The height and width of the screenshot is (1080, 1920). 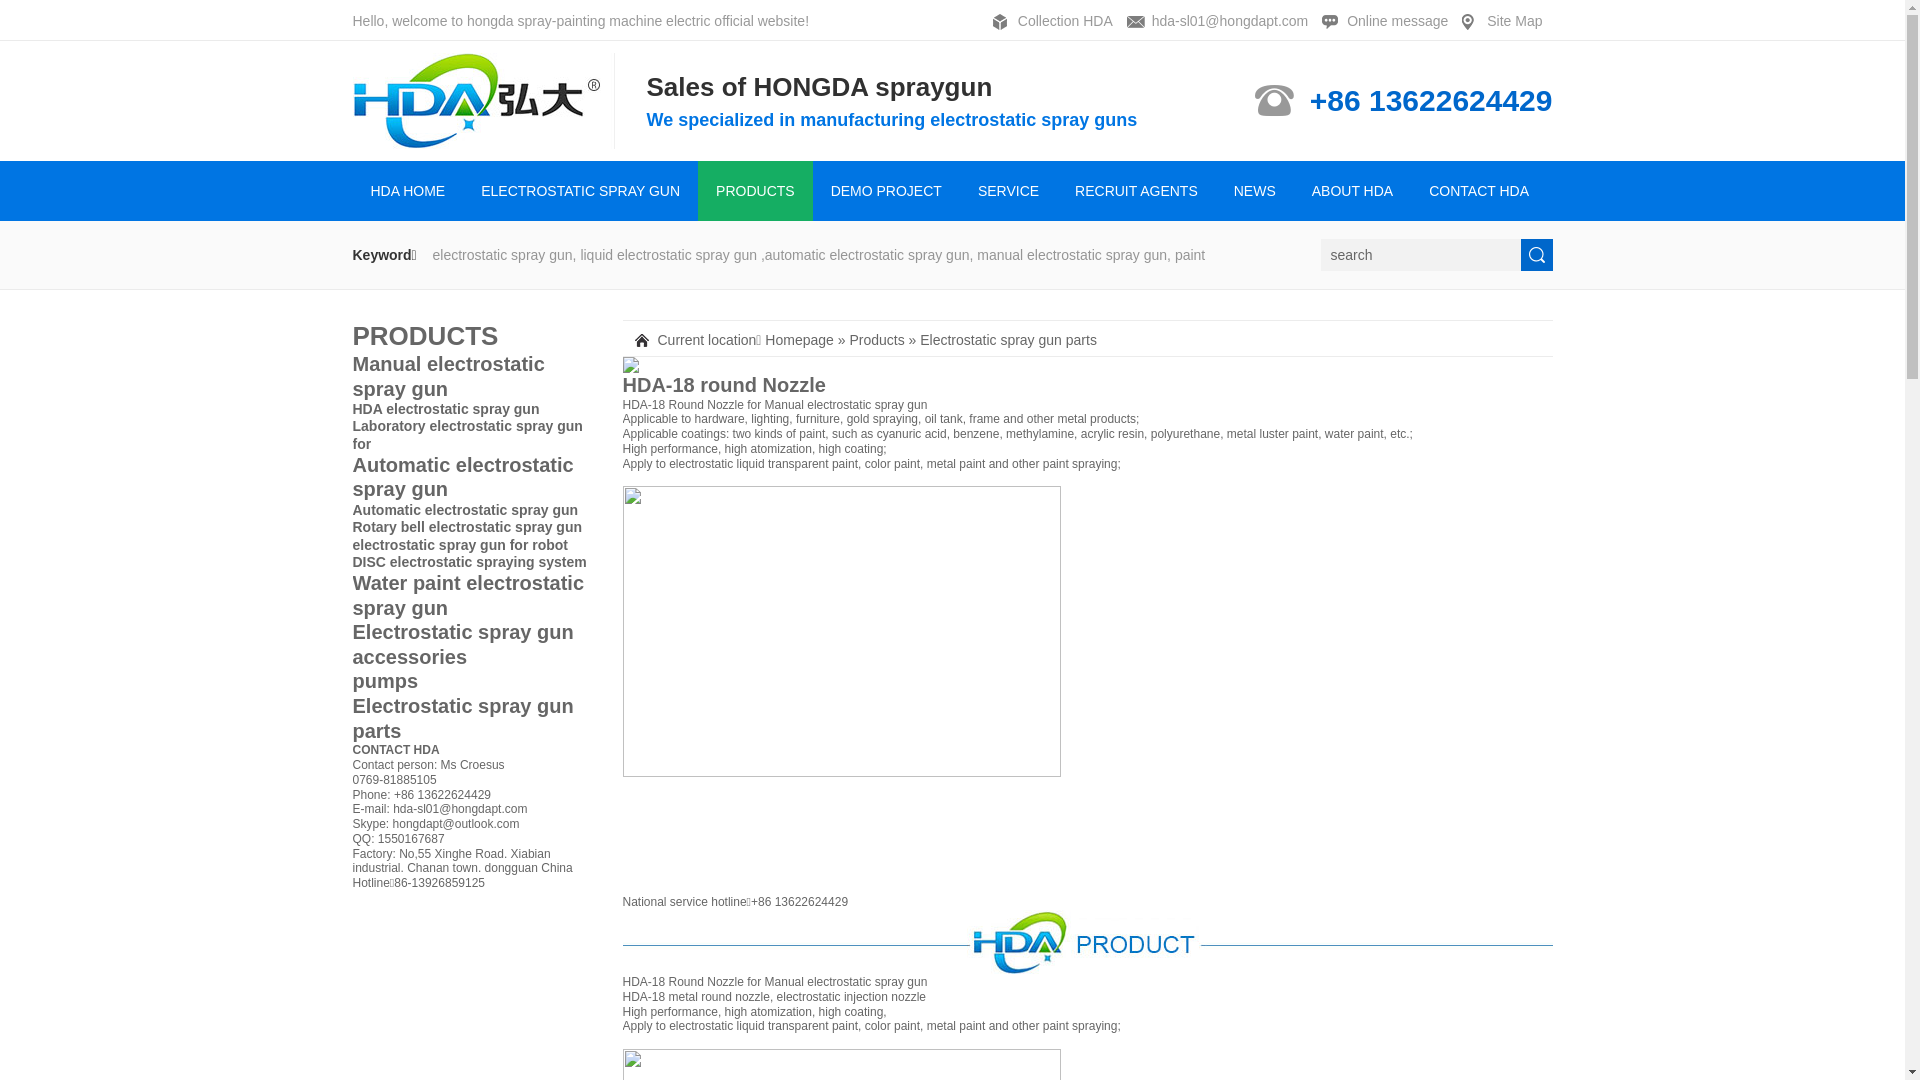 I want to click on 'electrostatic spray gun', so click(x=867, y=981).